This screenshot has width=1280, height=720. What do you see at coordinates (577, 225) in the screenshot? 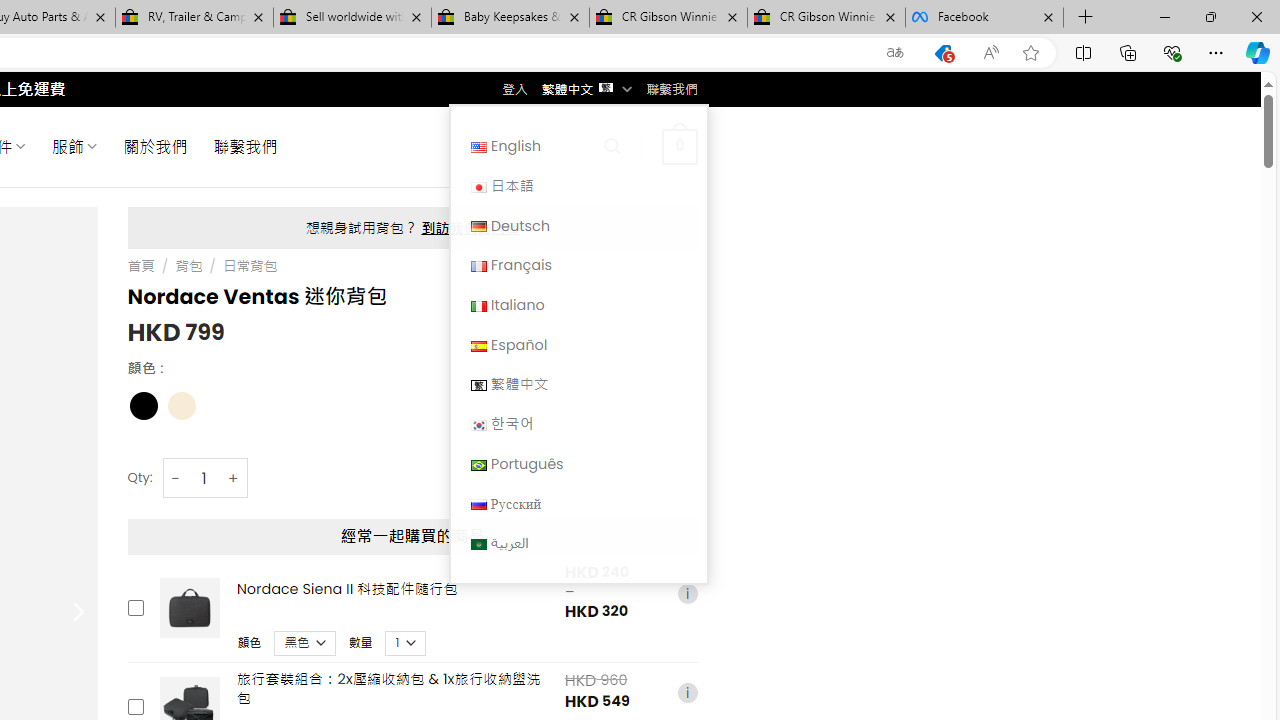
I see `' Deutsch'` at bounding box center [577, 225].